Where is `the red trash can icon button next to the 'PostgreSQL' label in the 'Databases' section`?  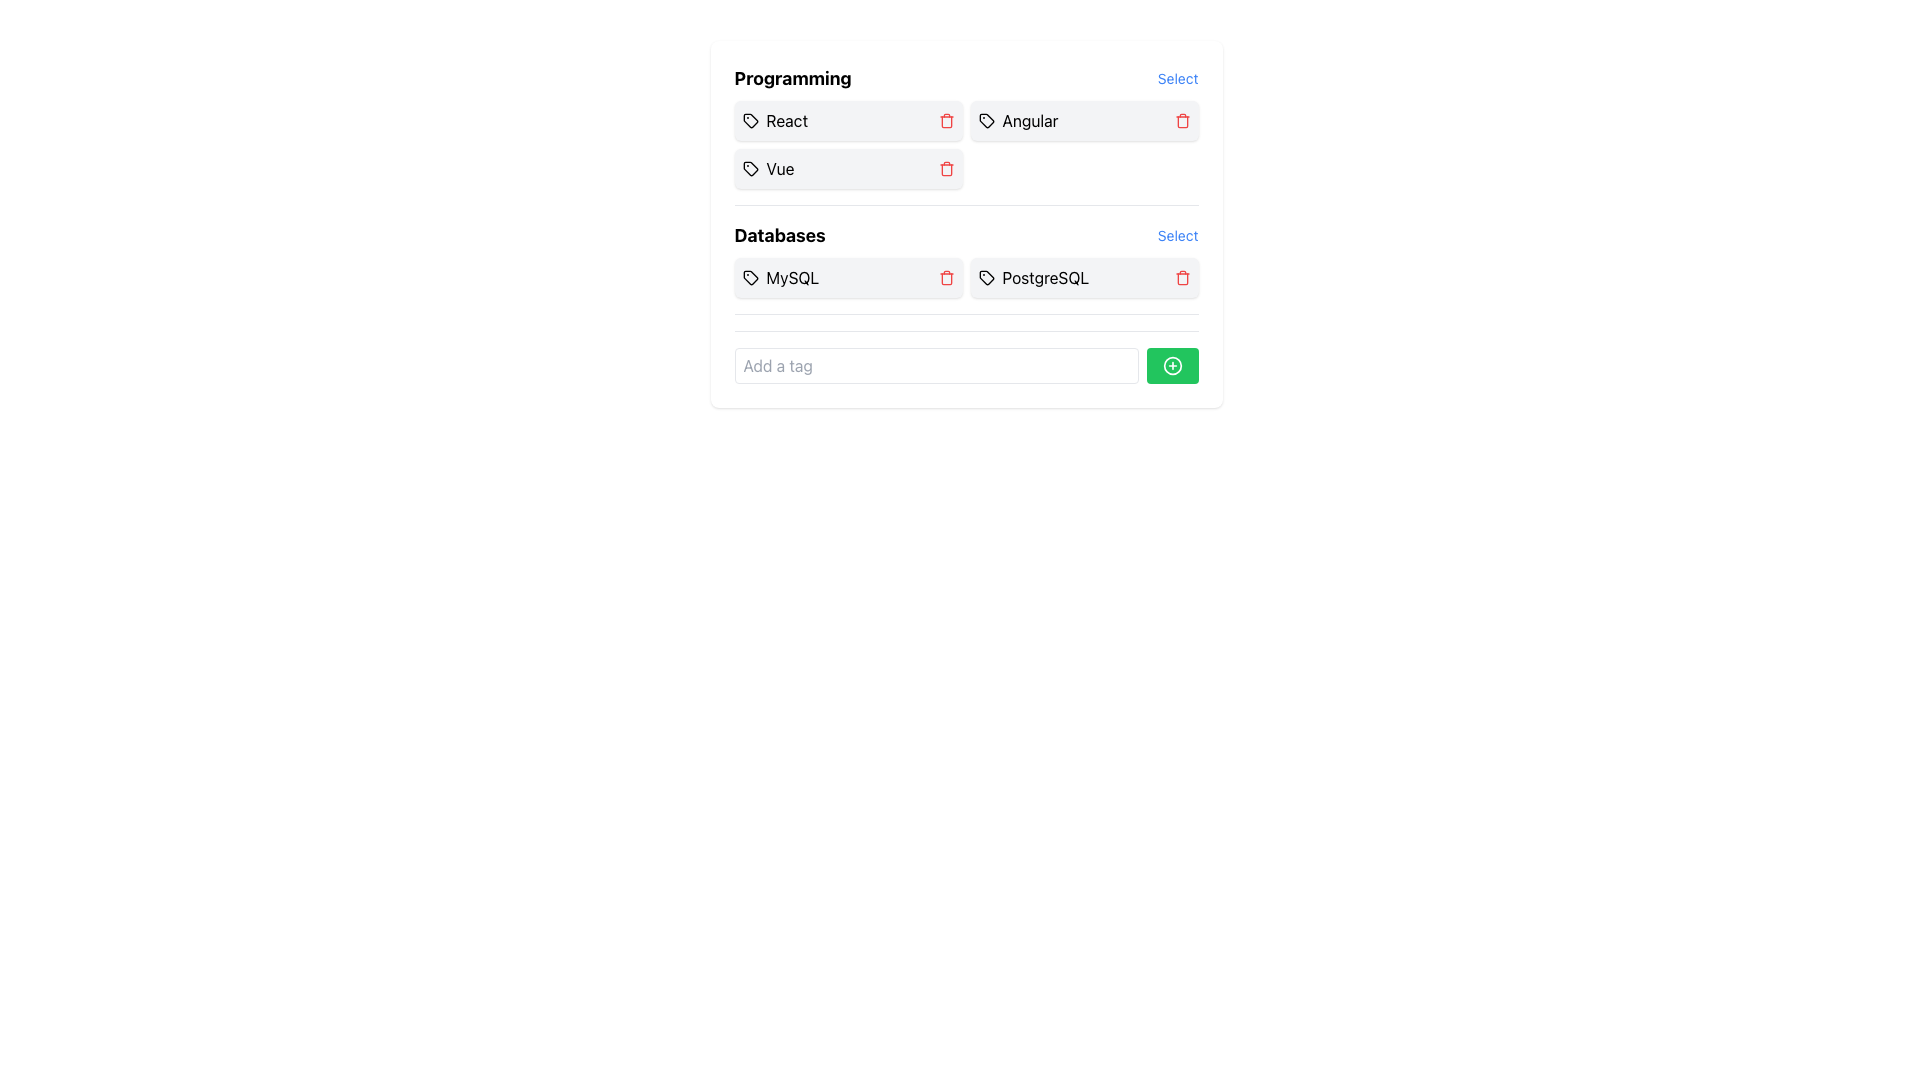 the red trash can icon button next to the 'PostgreSQL' label in the 'Databases' section is located at coordinates (1182, 277).